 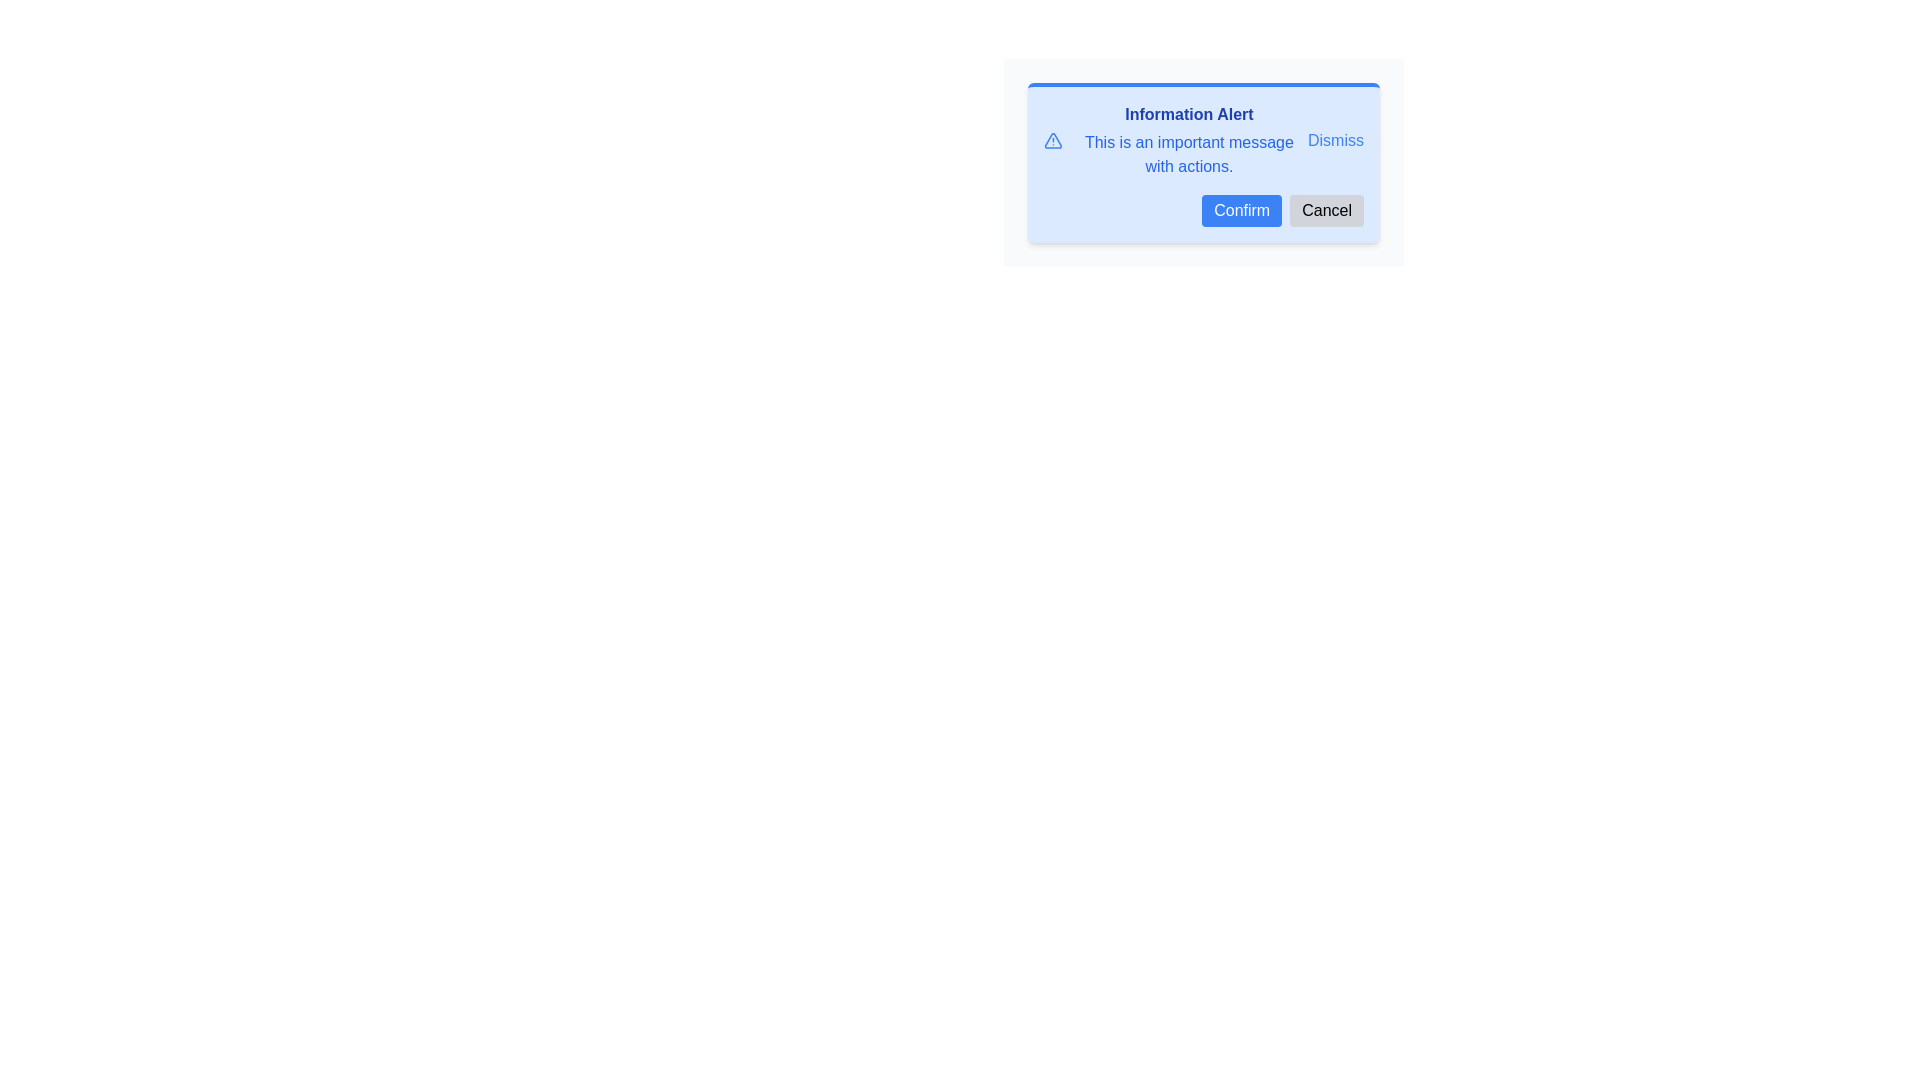 I want to click on the text label reading 'Information Alert' which is styled in blue color and bold font, located at the top center of a light blue dialog box, so click(x=1189, y=115).